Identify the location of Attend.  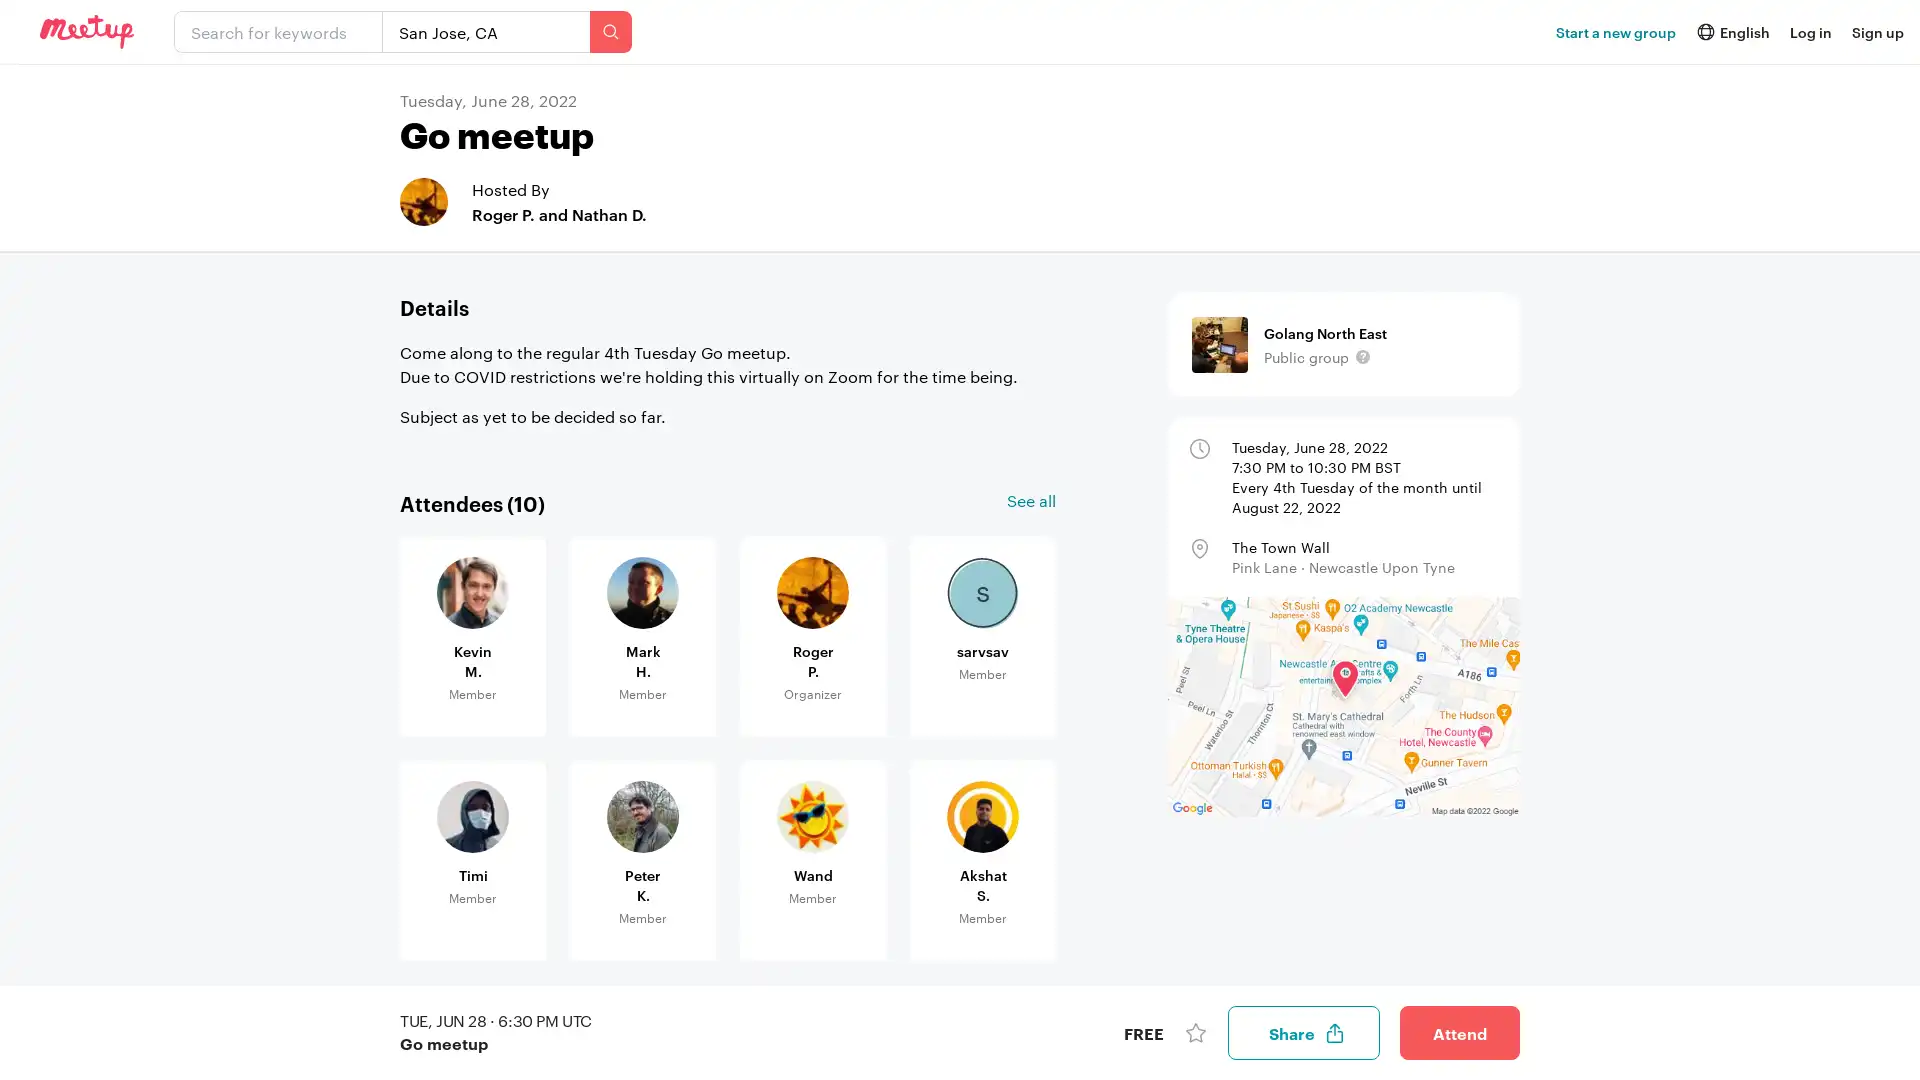
(1459, 1033).